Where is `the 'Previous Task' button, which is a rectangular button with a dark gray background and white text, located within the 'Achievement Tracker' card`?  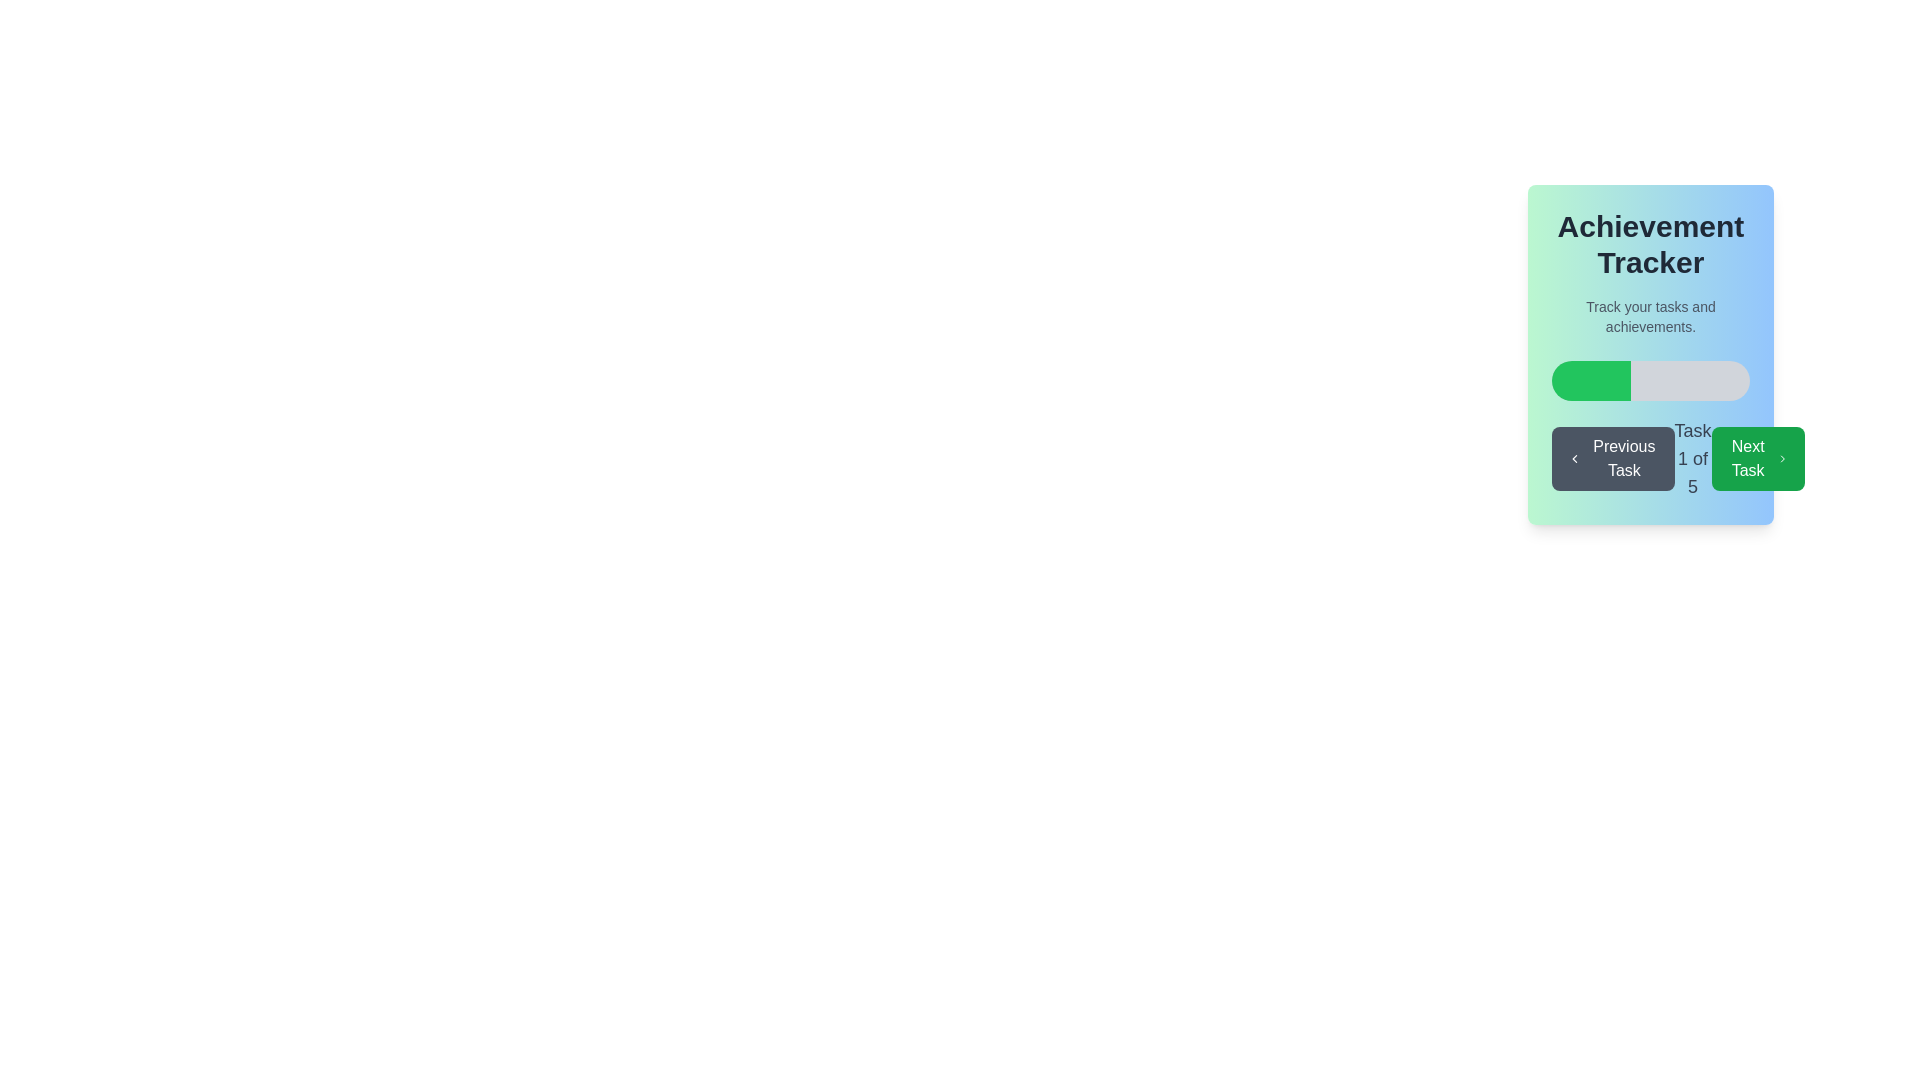
the 'Previous Task' button, which is a rectangular button with a dark gray background and white text, located within the 'Achievement Tracker' card is located at coordinates (1613, 459).